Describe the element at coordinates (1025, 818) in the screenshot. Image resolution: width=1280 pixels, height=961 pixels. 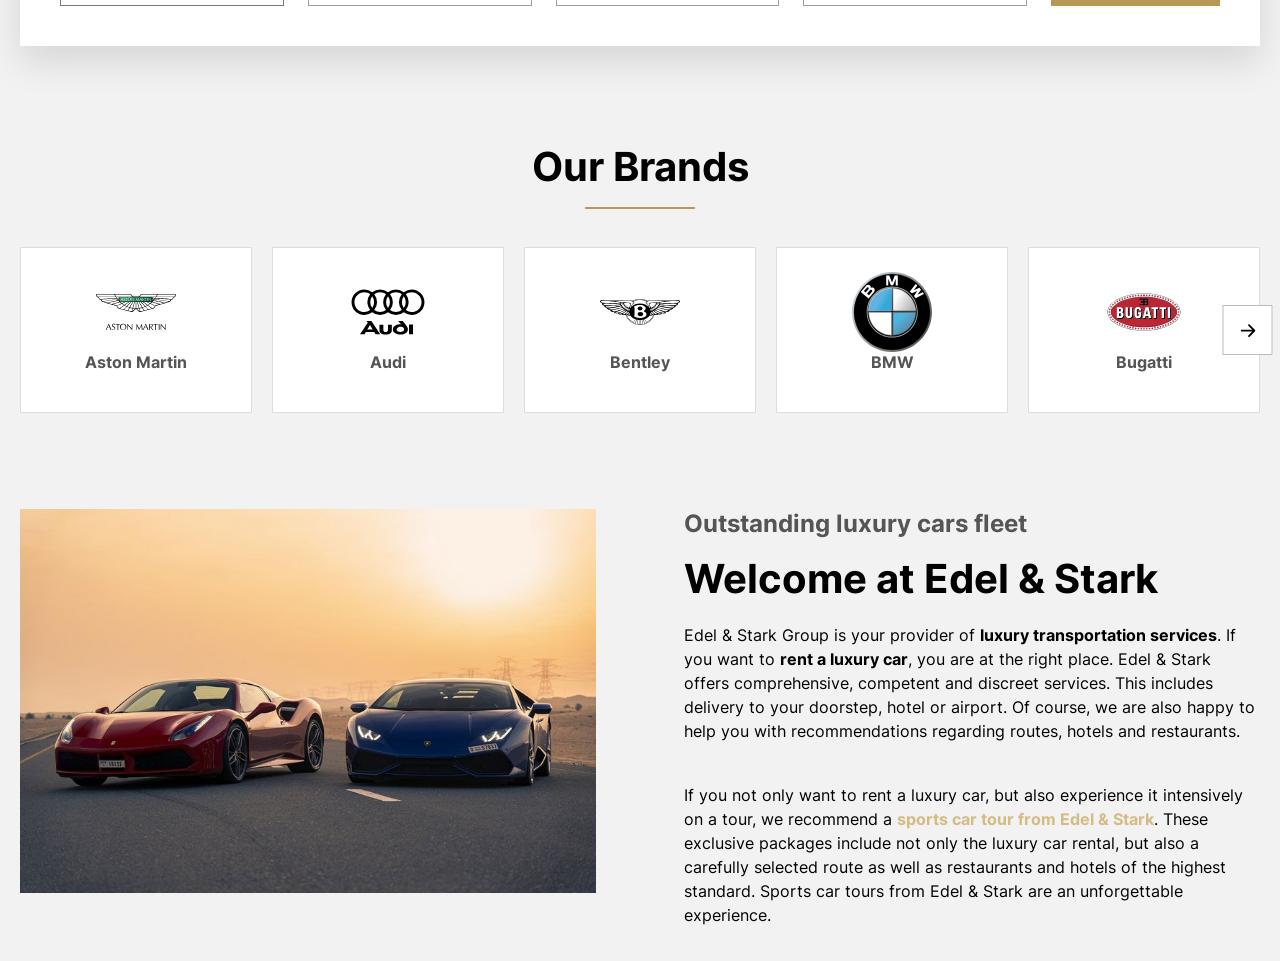
I see `'sports car tour from Edel & Stark'` at that location.